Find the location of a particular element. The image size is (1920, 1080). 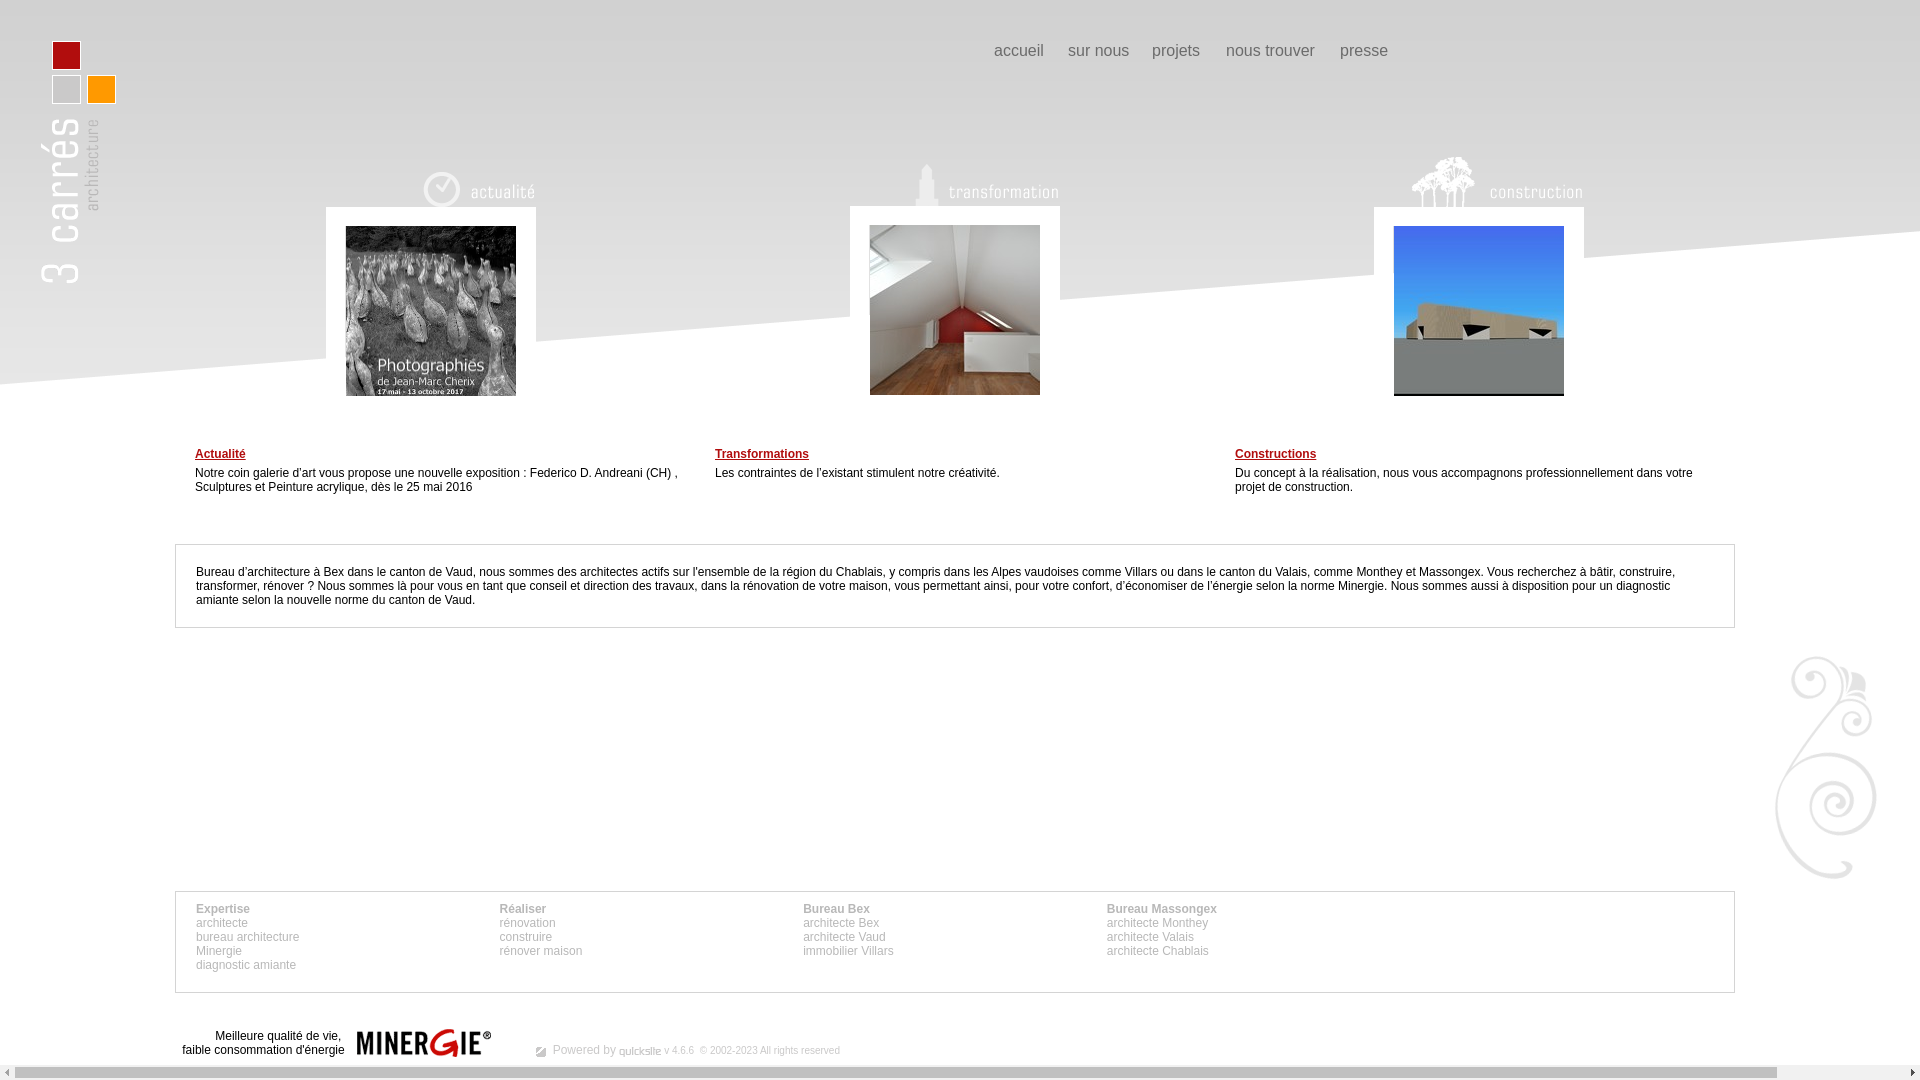

'architecte Vaud' is located at coordinates (844, 937).